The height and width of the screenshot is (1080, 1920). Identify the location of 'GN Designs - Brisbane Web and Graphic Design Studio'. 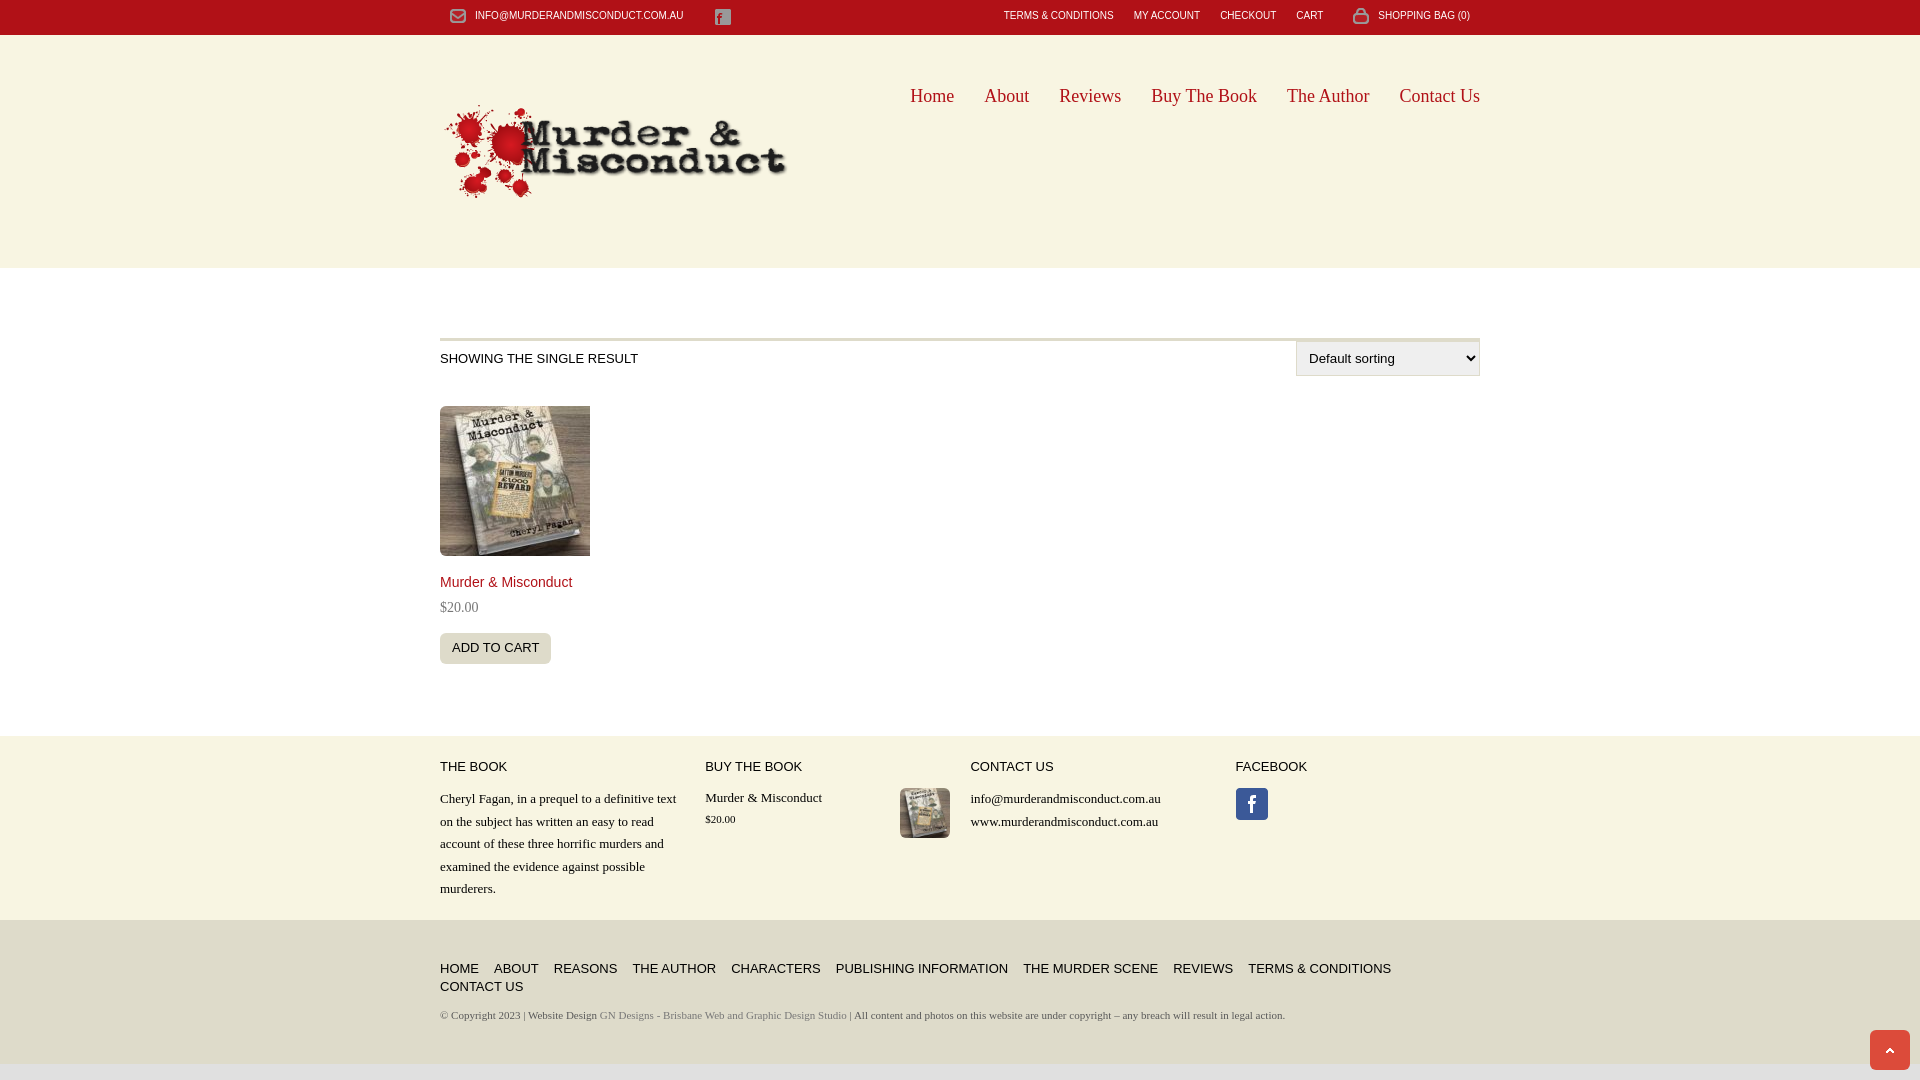
(722, 1014).